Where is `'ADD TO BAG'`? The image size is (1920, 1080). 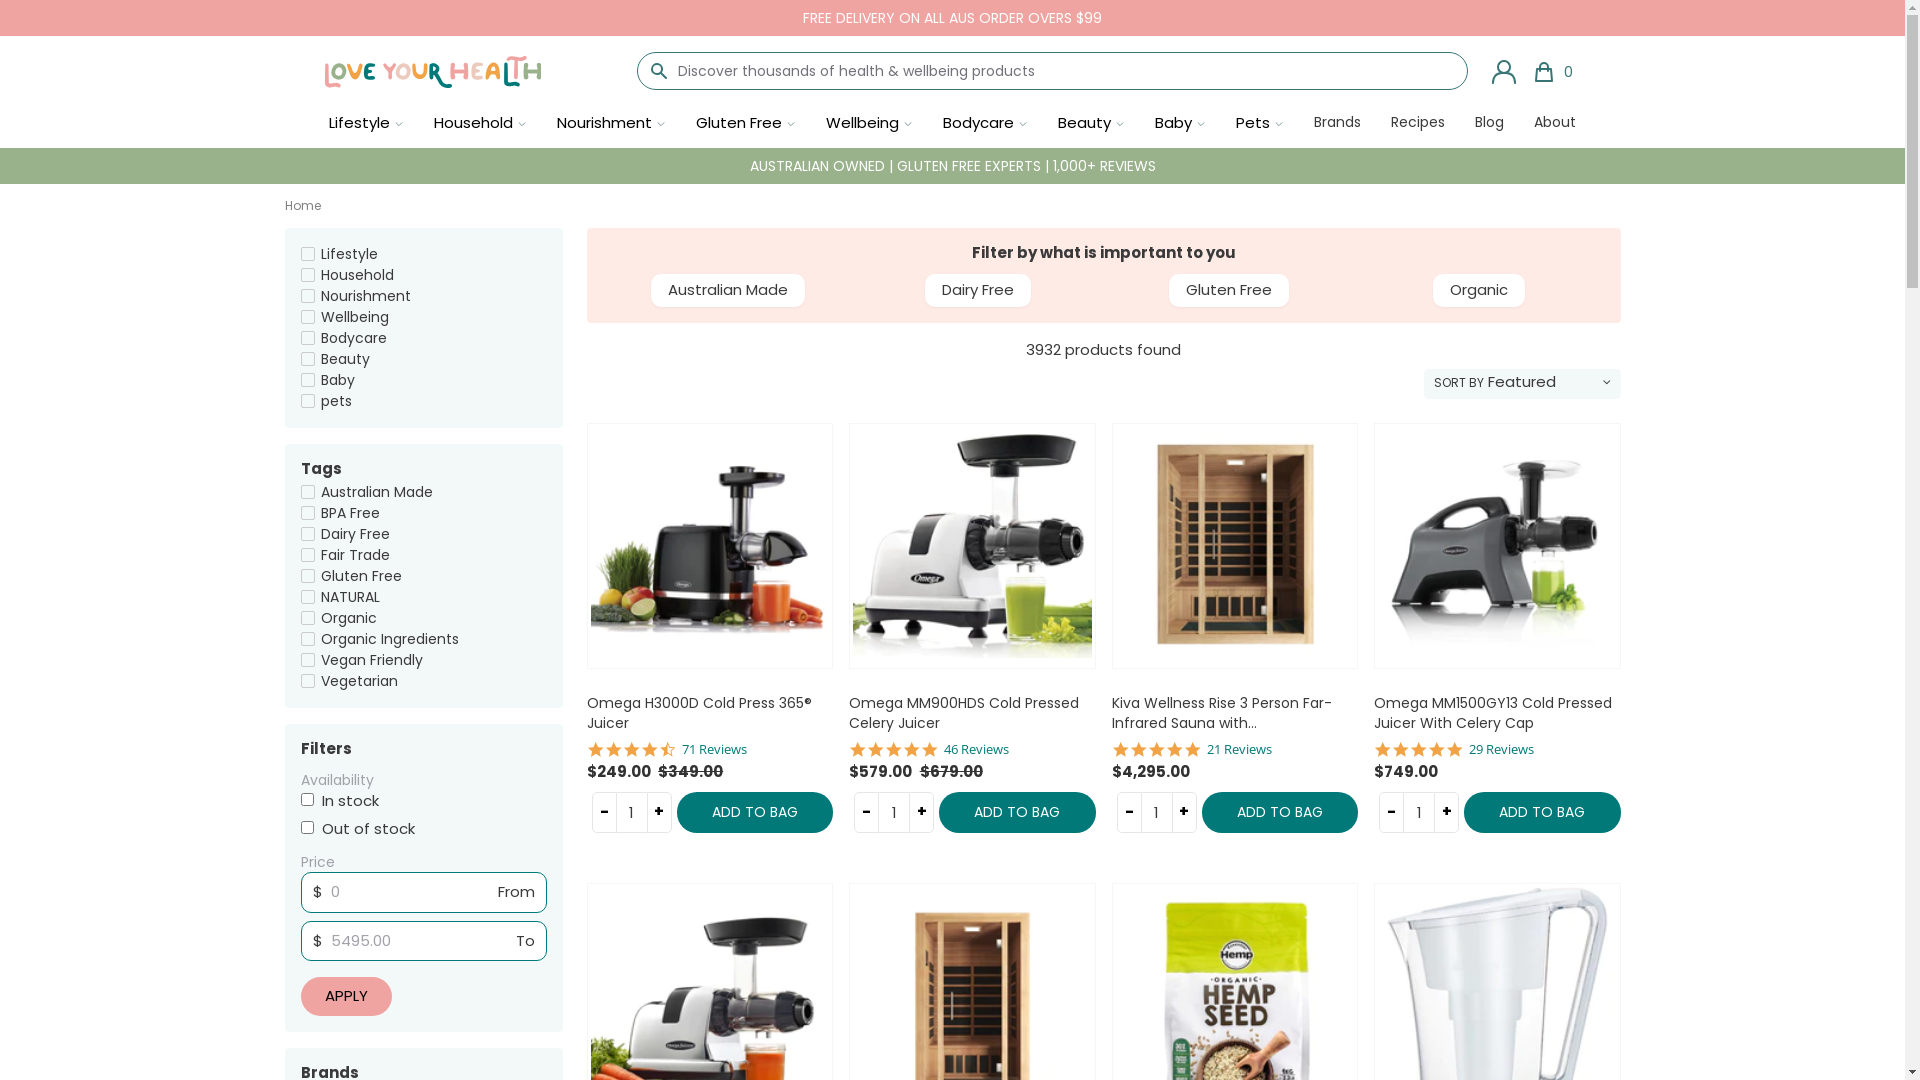 'ADD TO BAG' is located at coordinates (753, 812).